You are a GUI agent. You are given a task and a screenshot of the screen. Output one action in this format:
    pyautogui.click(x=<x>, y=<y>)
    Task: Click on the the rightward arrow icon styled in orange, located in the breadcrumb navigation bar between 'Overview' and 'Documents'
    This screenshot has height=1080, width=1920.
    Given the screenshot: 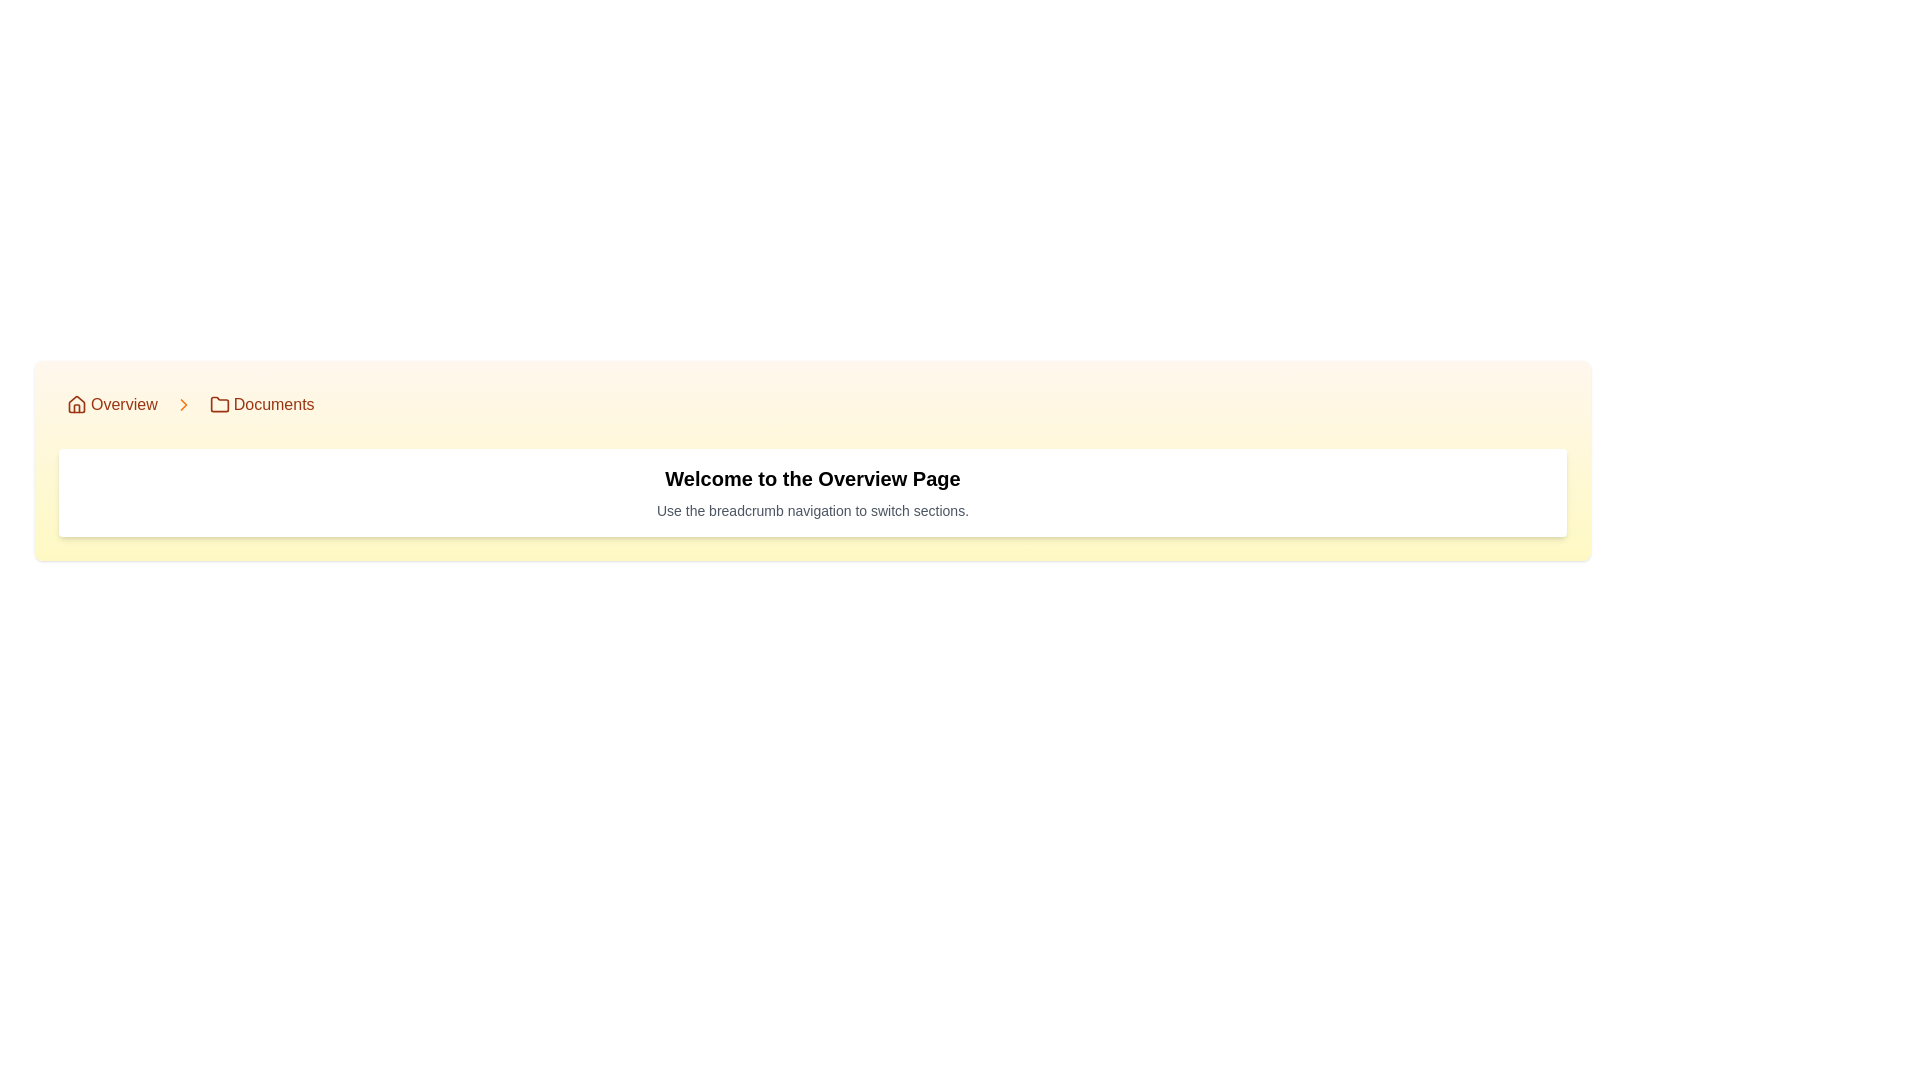 What is the action you would take?
    pyautogui.click(x=183, y=405)
    